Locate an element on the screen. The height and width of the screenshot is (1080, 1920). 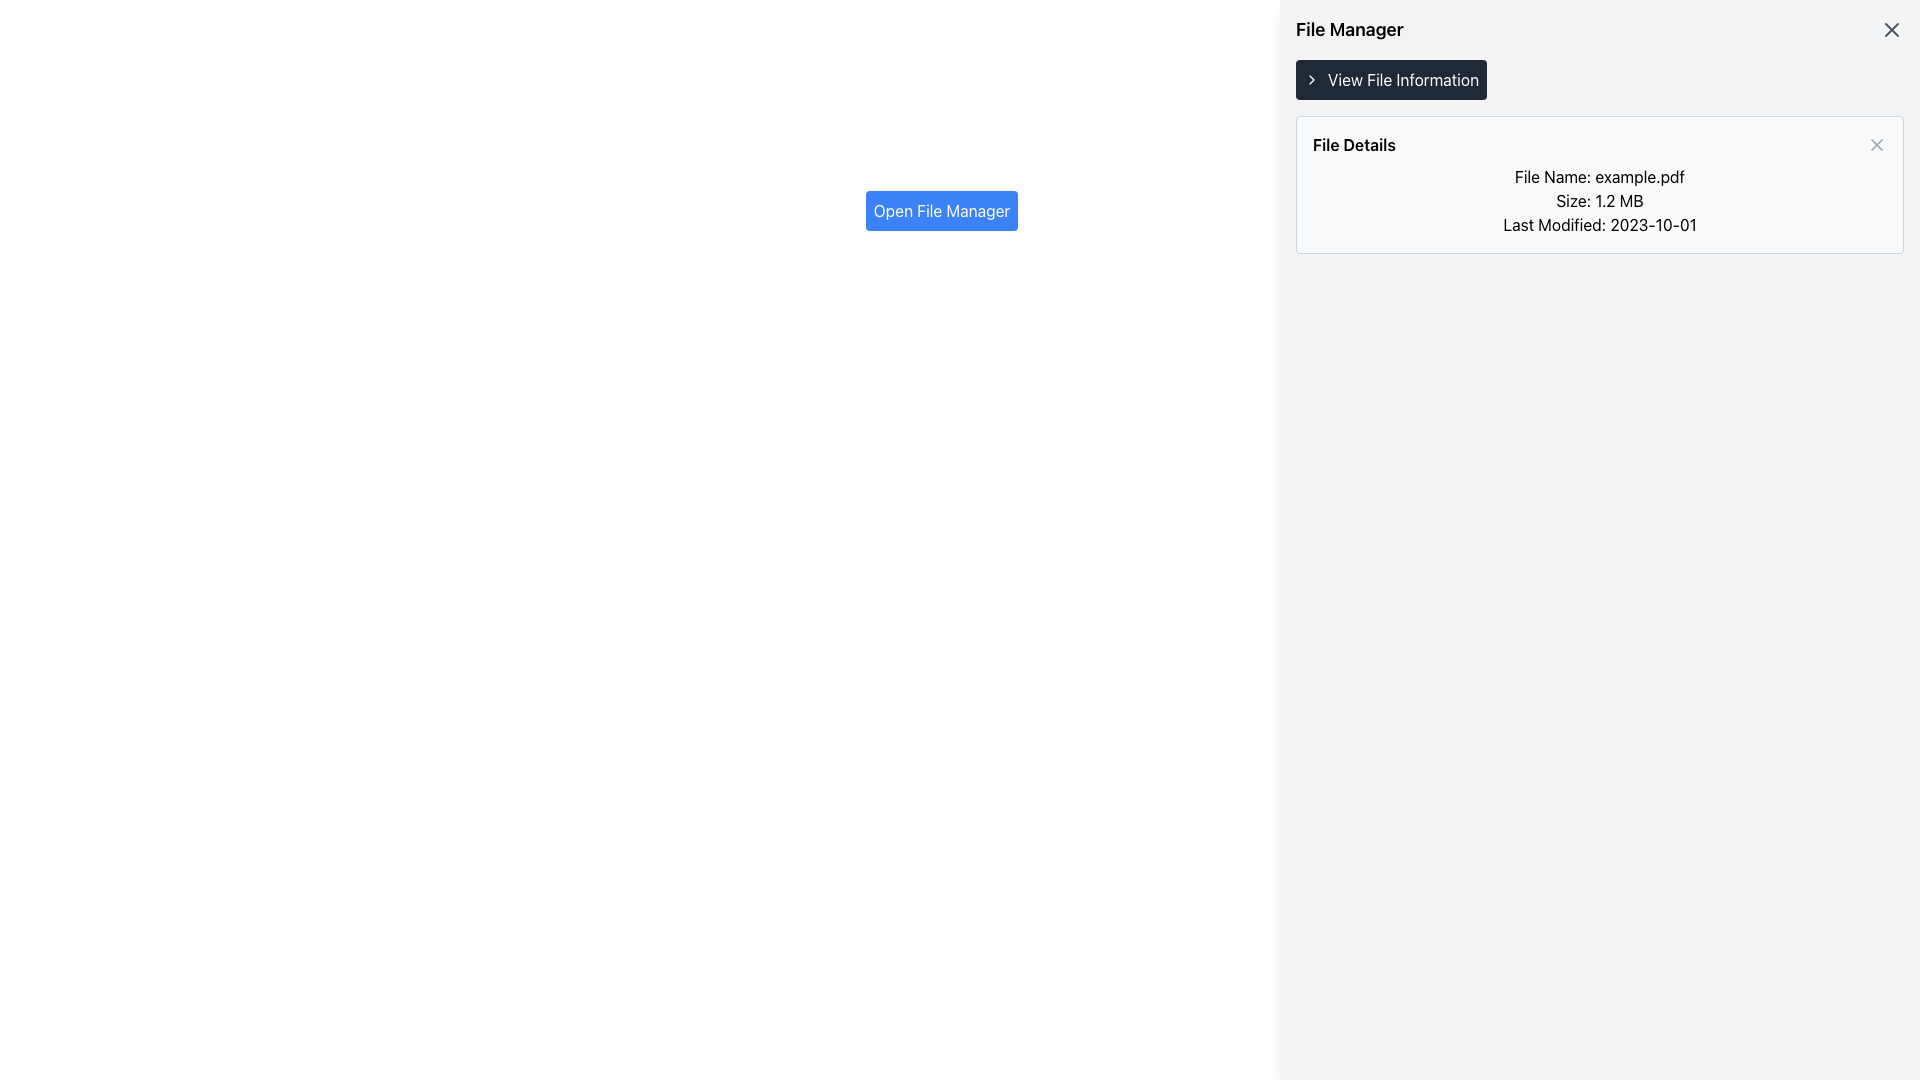
the close button located at the far right of the 'File Details' header in the file information panel is located at coordinates (1875, 144).